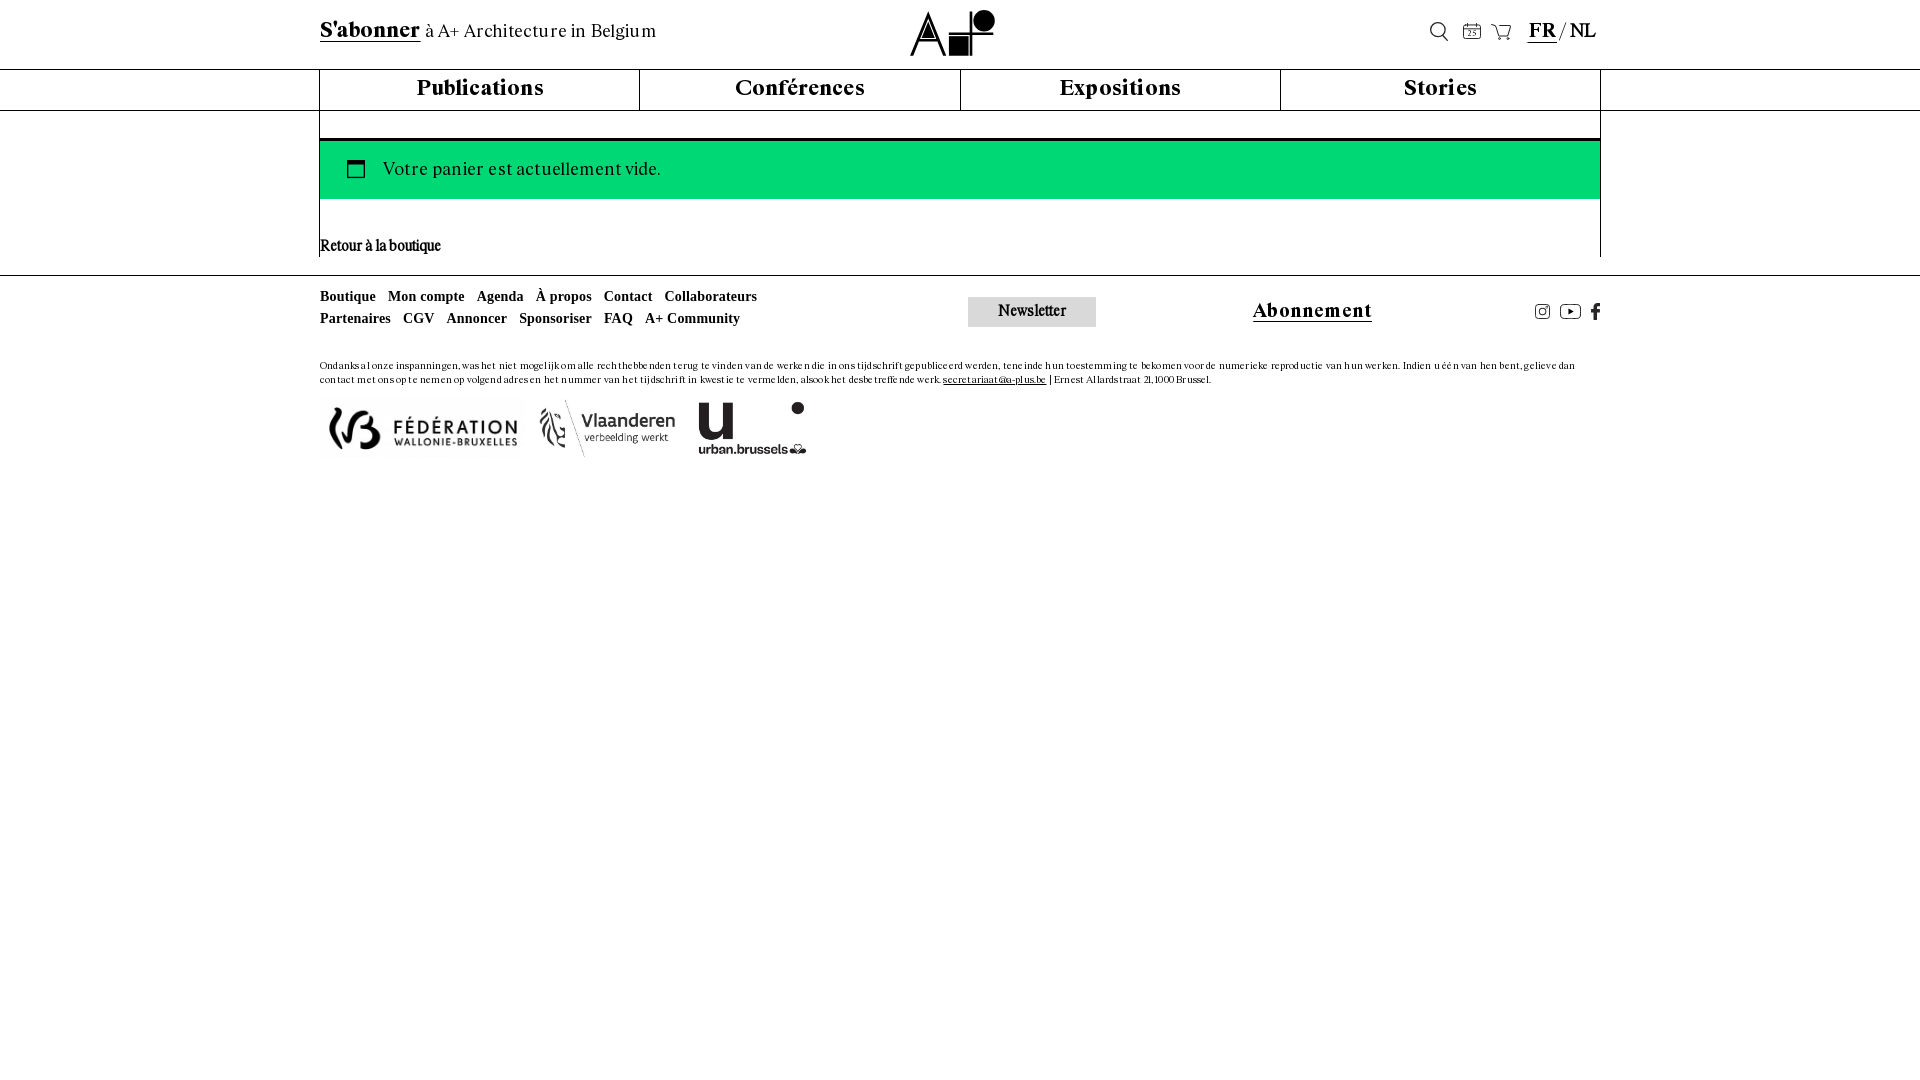 The image size is (1920, 1080). I want to click on 'Expositions', so click(1118, 88).